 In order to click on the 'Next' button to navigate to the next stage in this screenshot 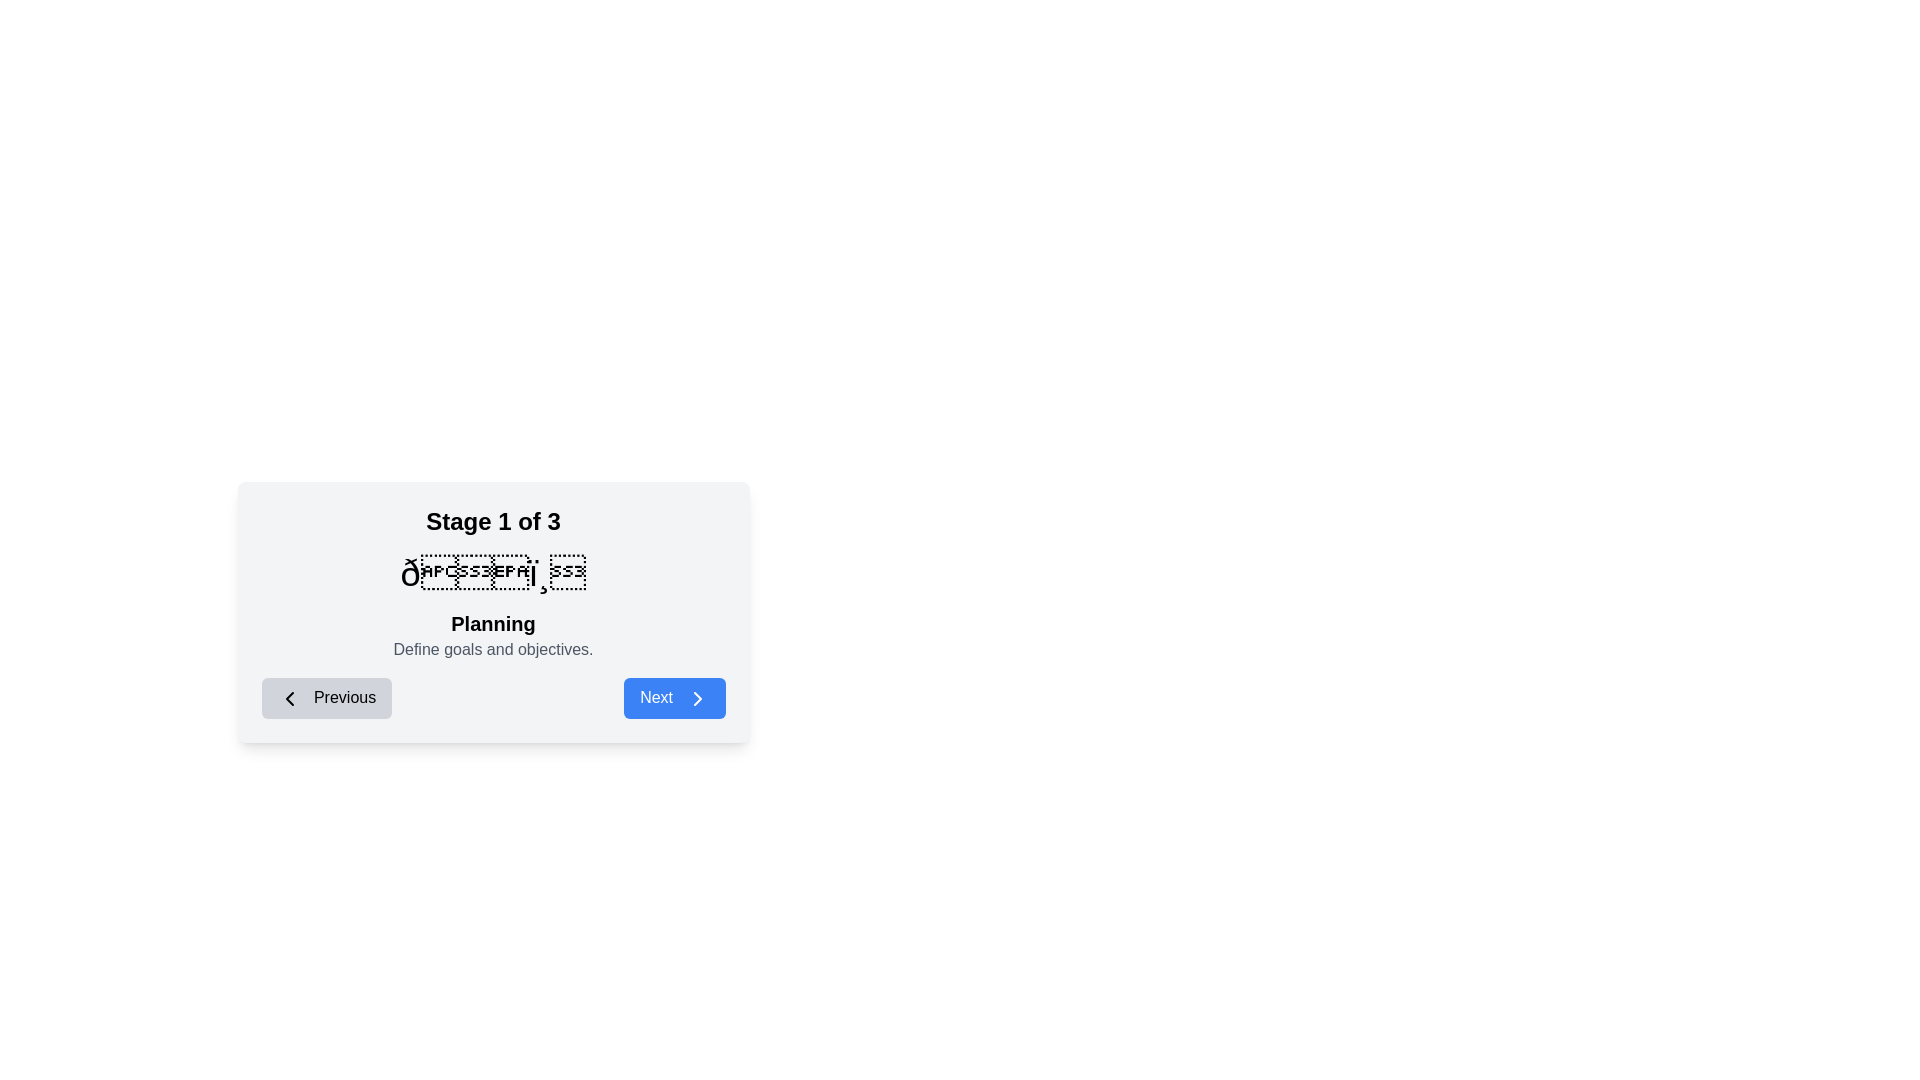, I will do `click(673, 697)`.